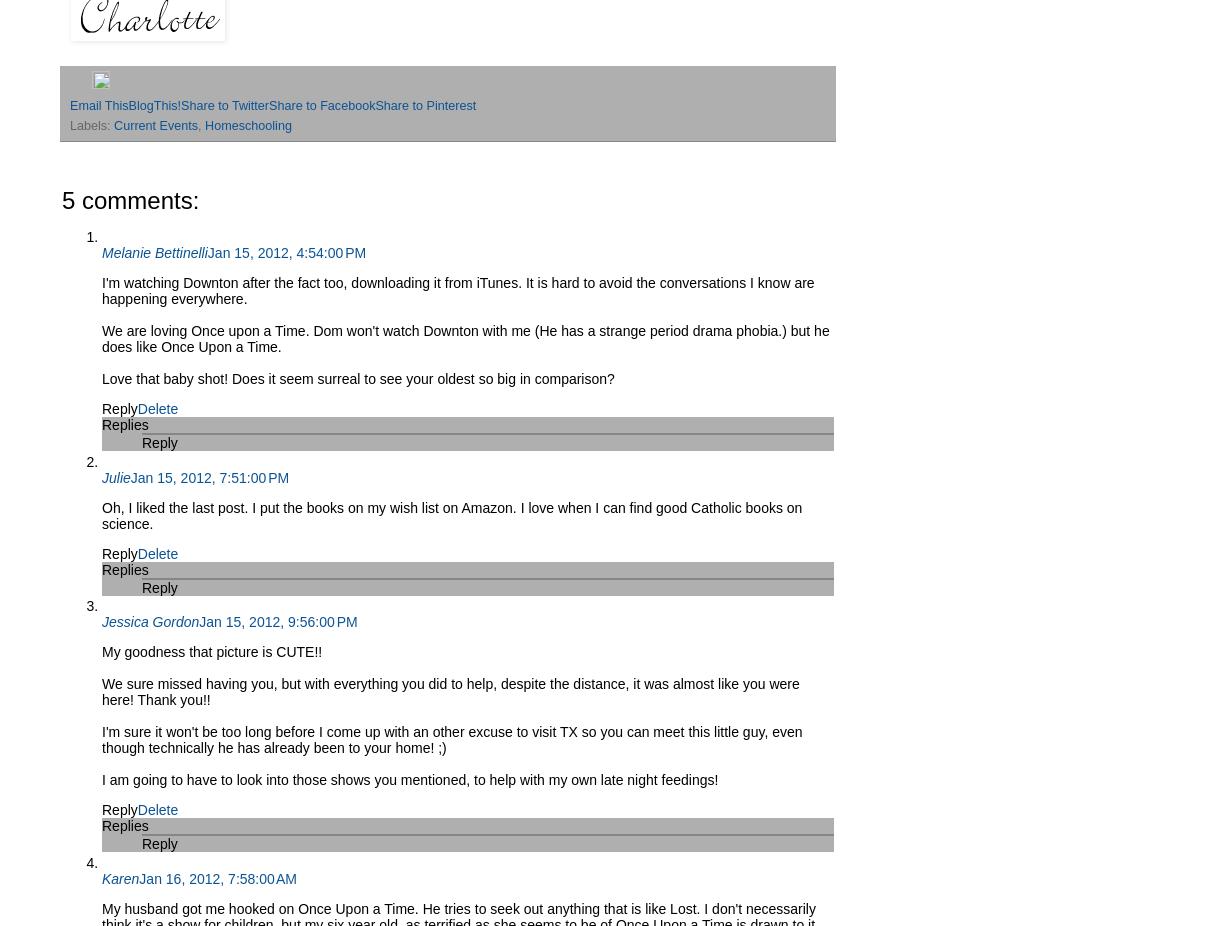  I want to click on 'Current Events', so click(113, 124).